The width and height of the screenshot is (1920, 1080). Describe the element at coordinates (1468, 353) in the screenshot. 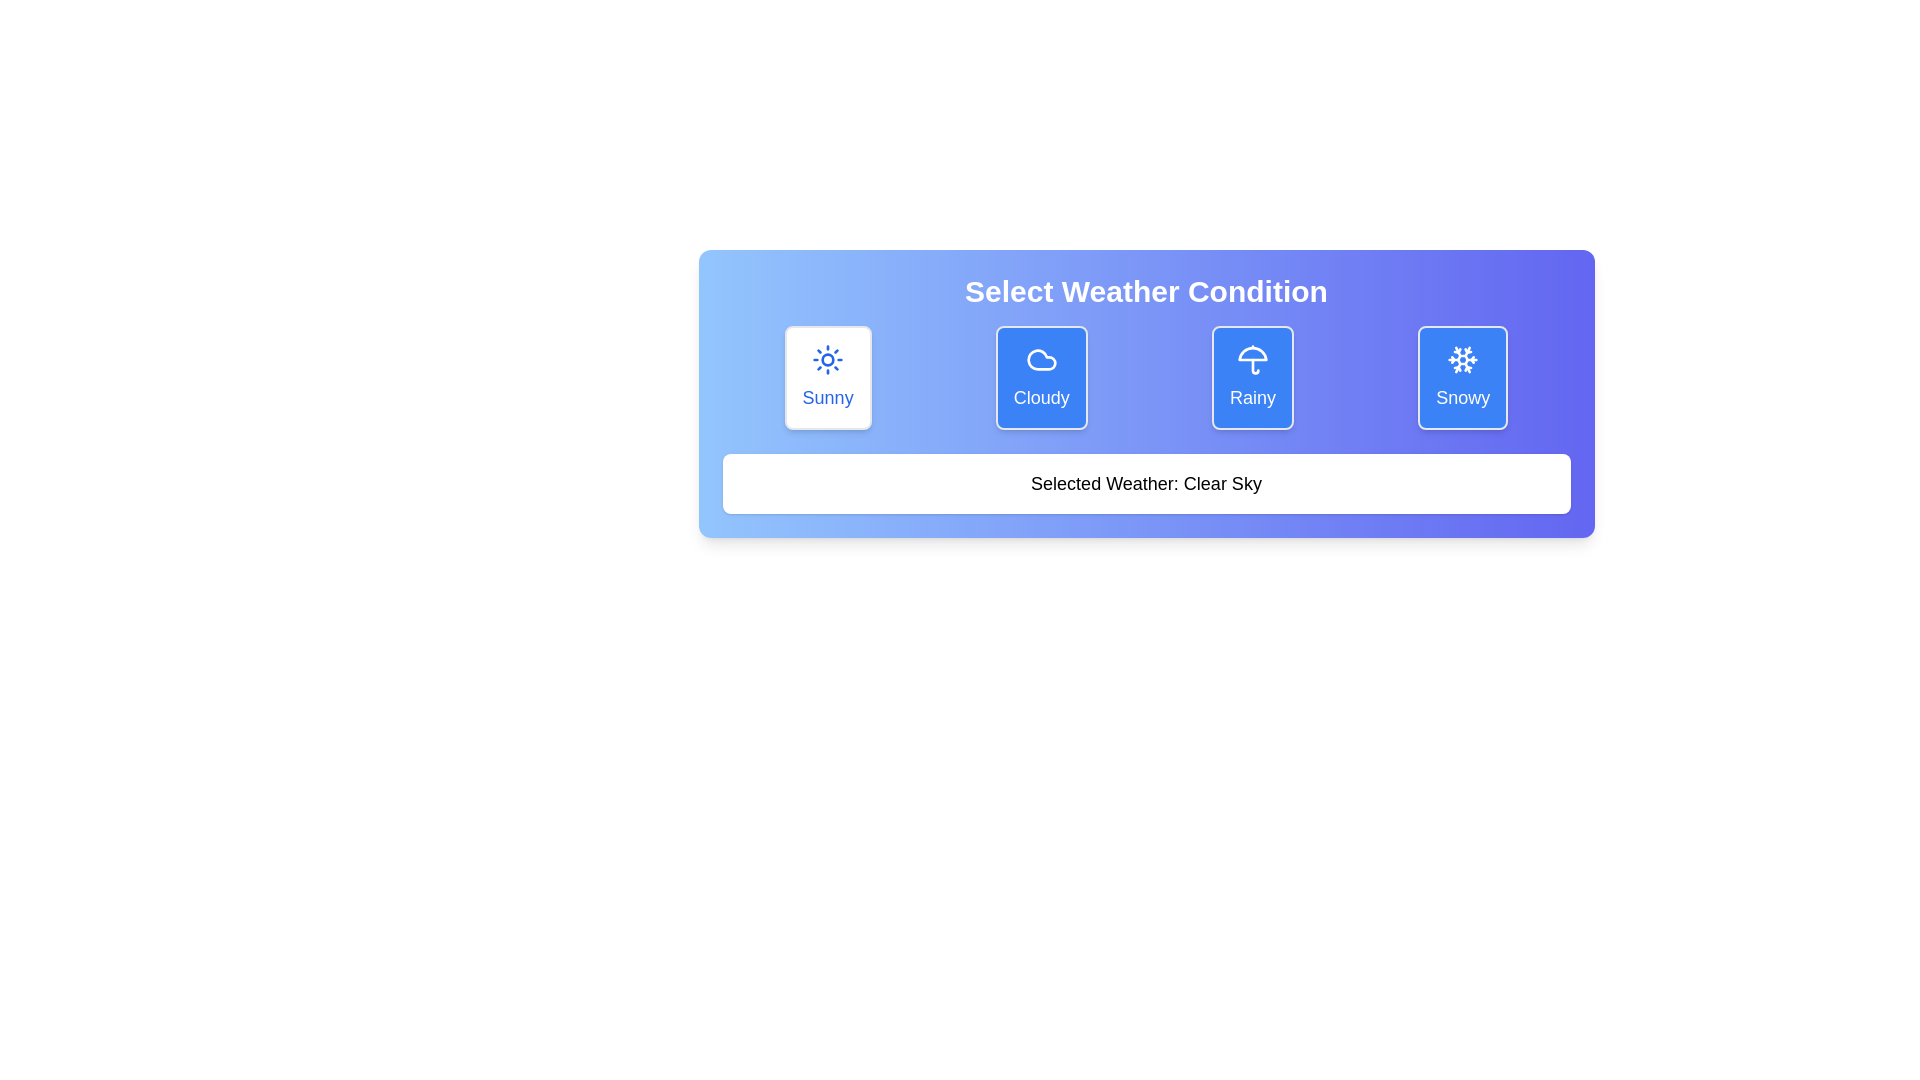

I see `the 'Snowy' icon within the 'Select Weather Condition' card` at that location.